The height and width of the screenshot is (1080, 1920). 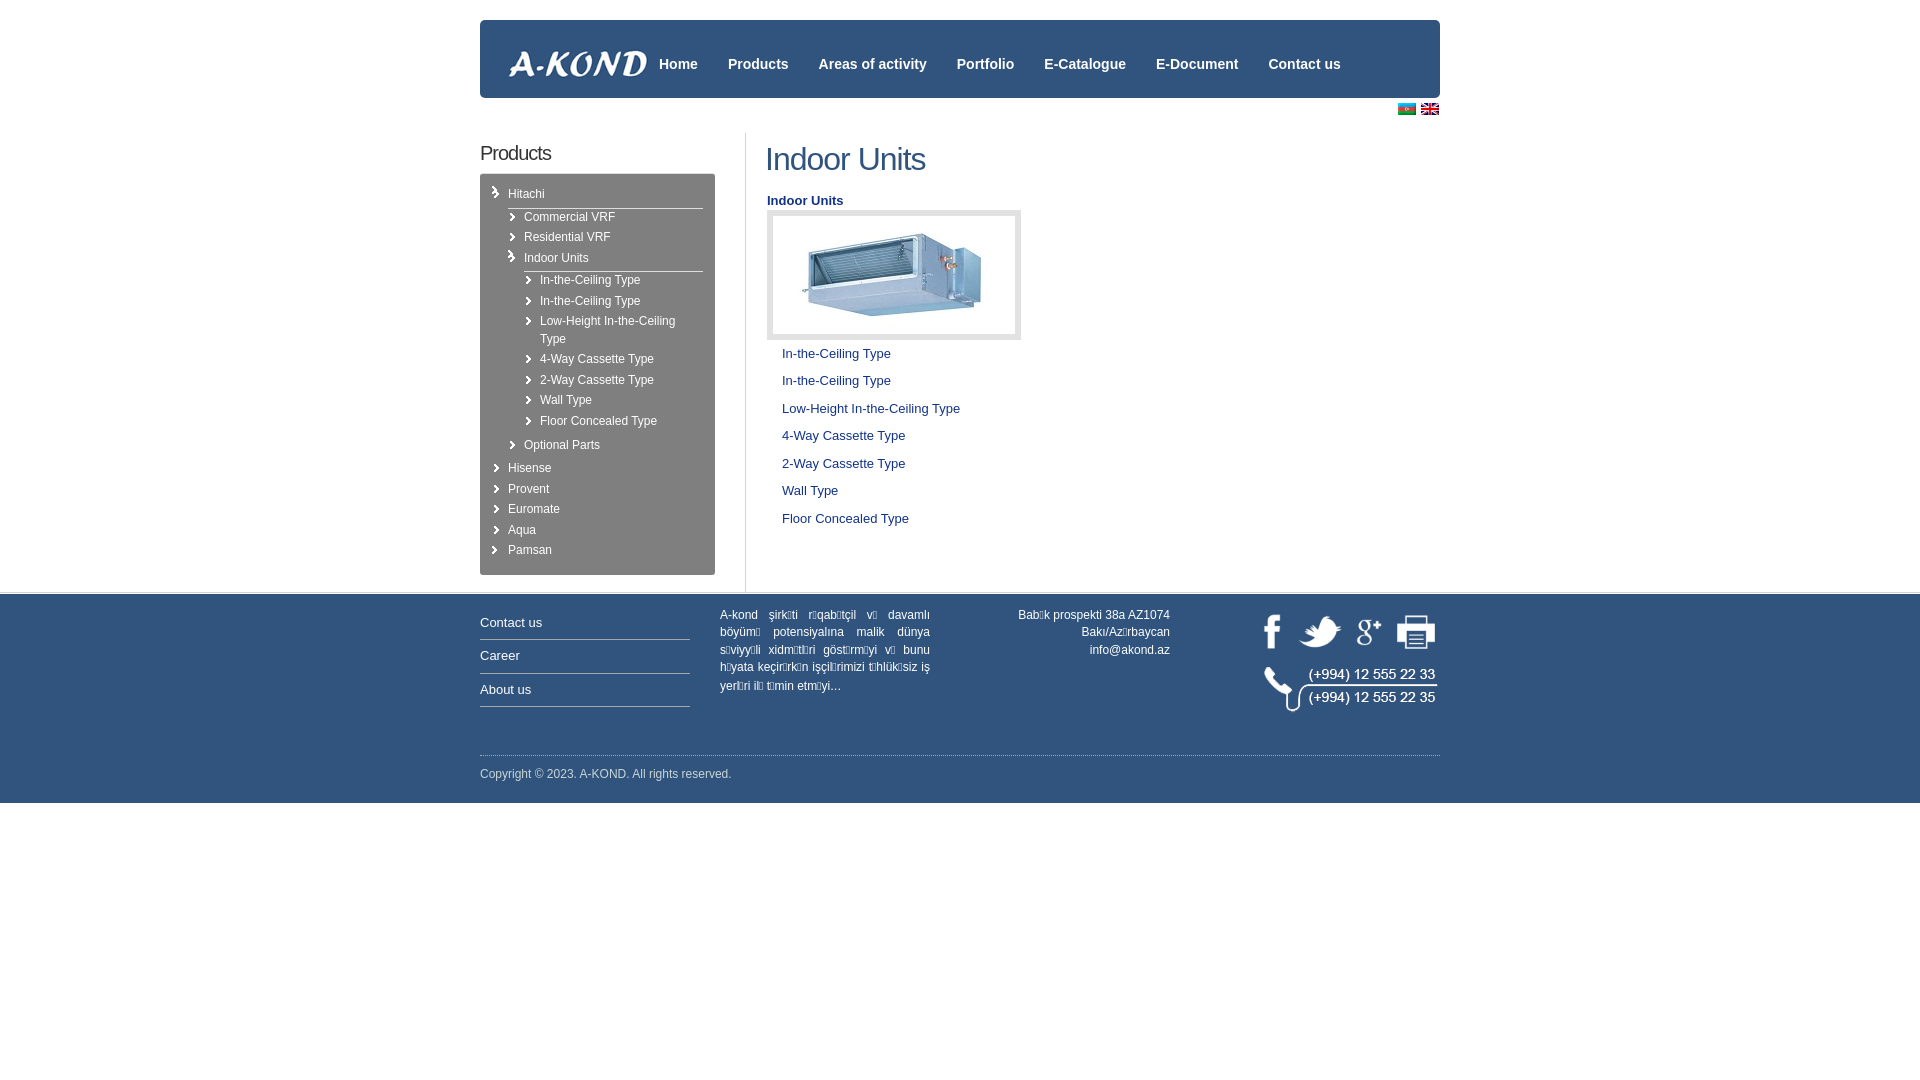 I want to click on 'Aqua', so click(x=508, y=528).